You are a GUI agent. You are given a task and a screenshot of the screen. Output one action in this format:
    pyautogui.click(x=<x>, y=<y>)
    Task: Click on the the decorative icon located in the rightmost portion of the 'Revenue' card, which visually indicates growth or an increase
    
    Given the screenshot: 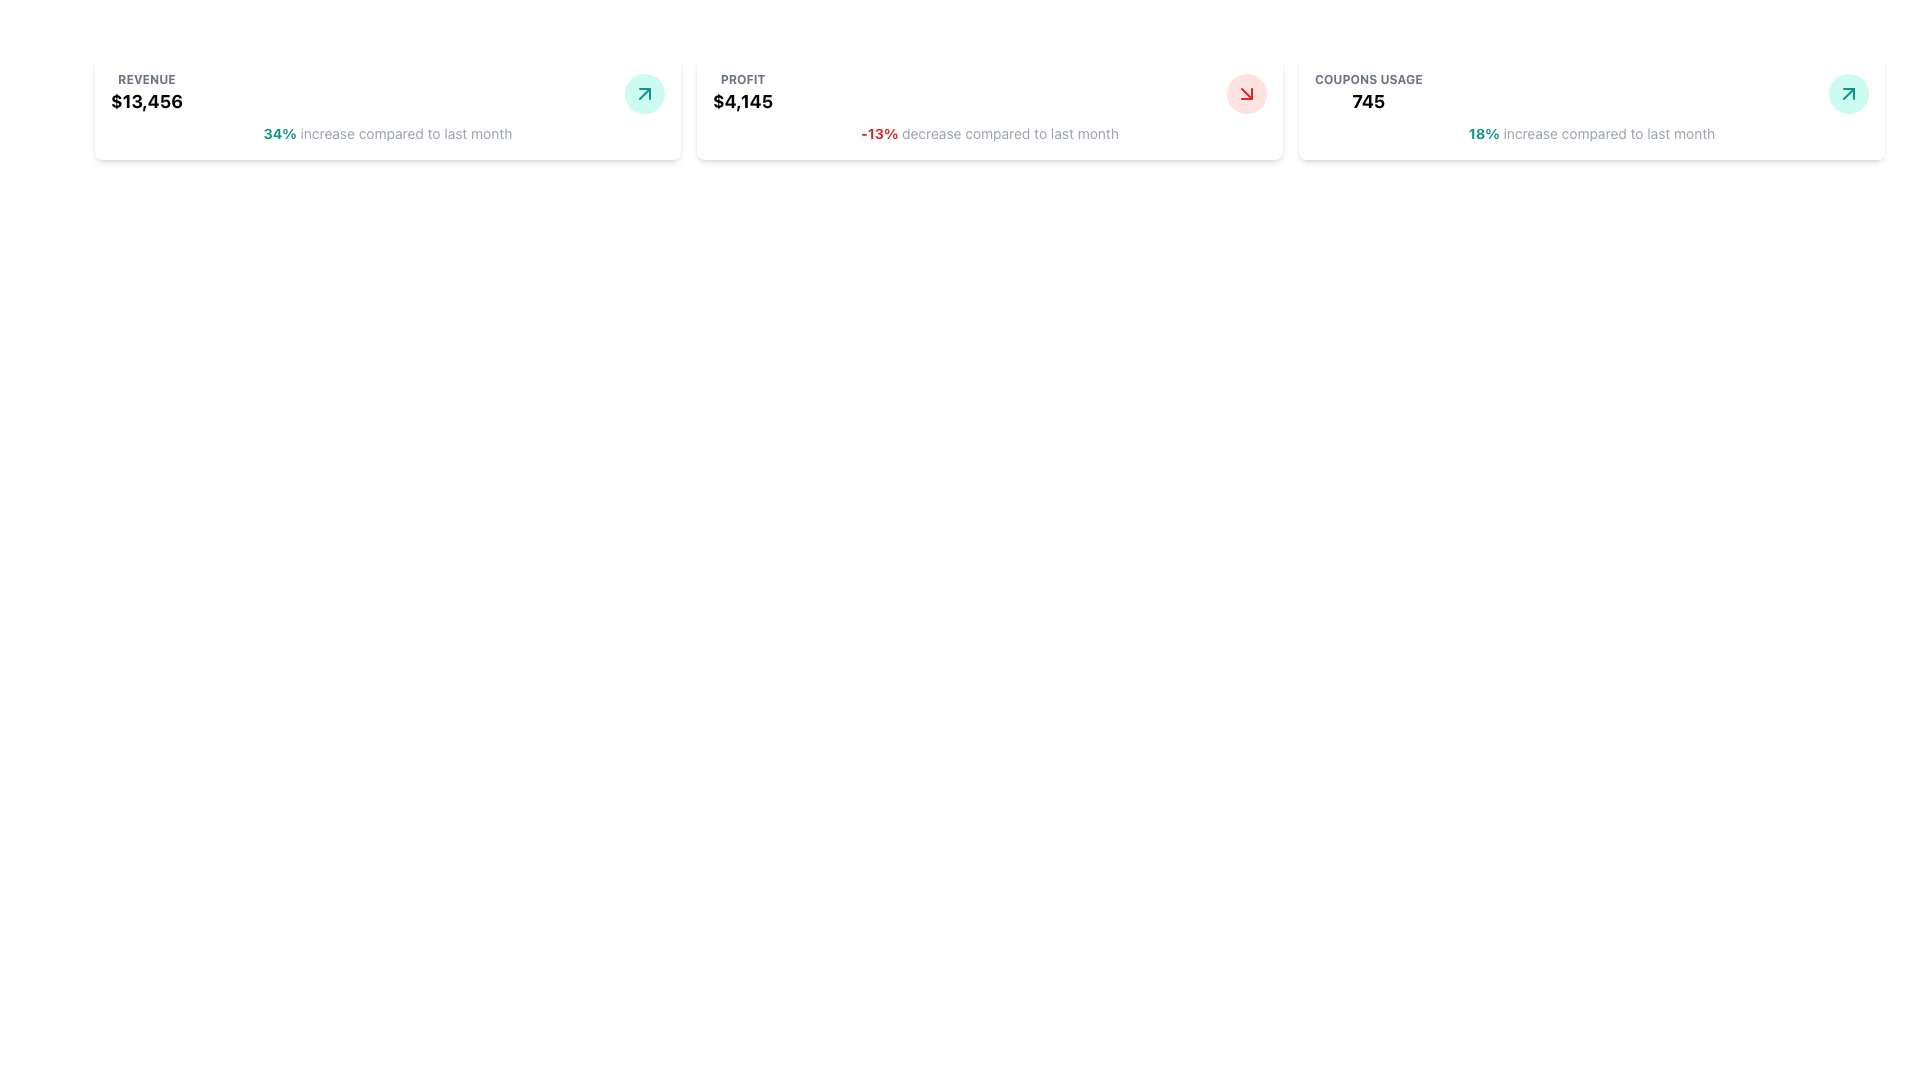 What is the action you would take?
    pyautogui.click(x=644, y=93)
    